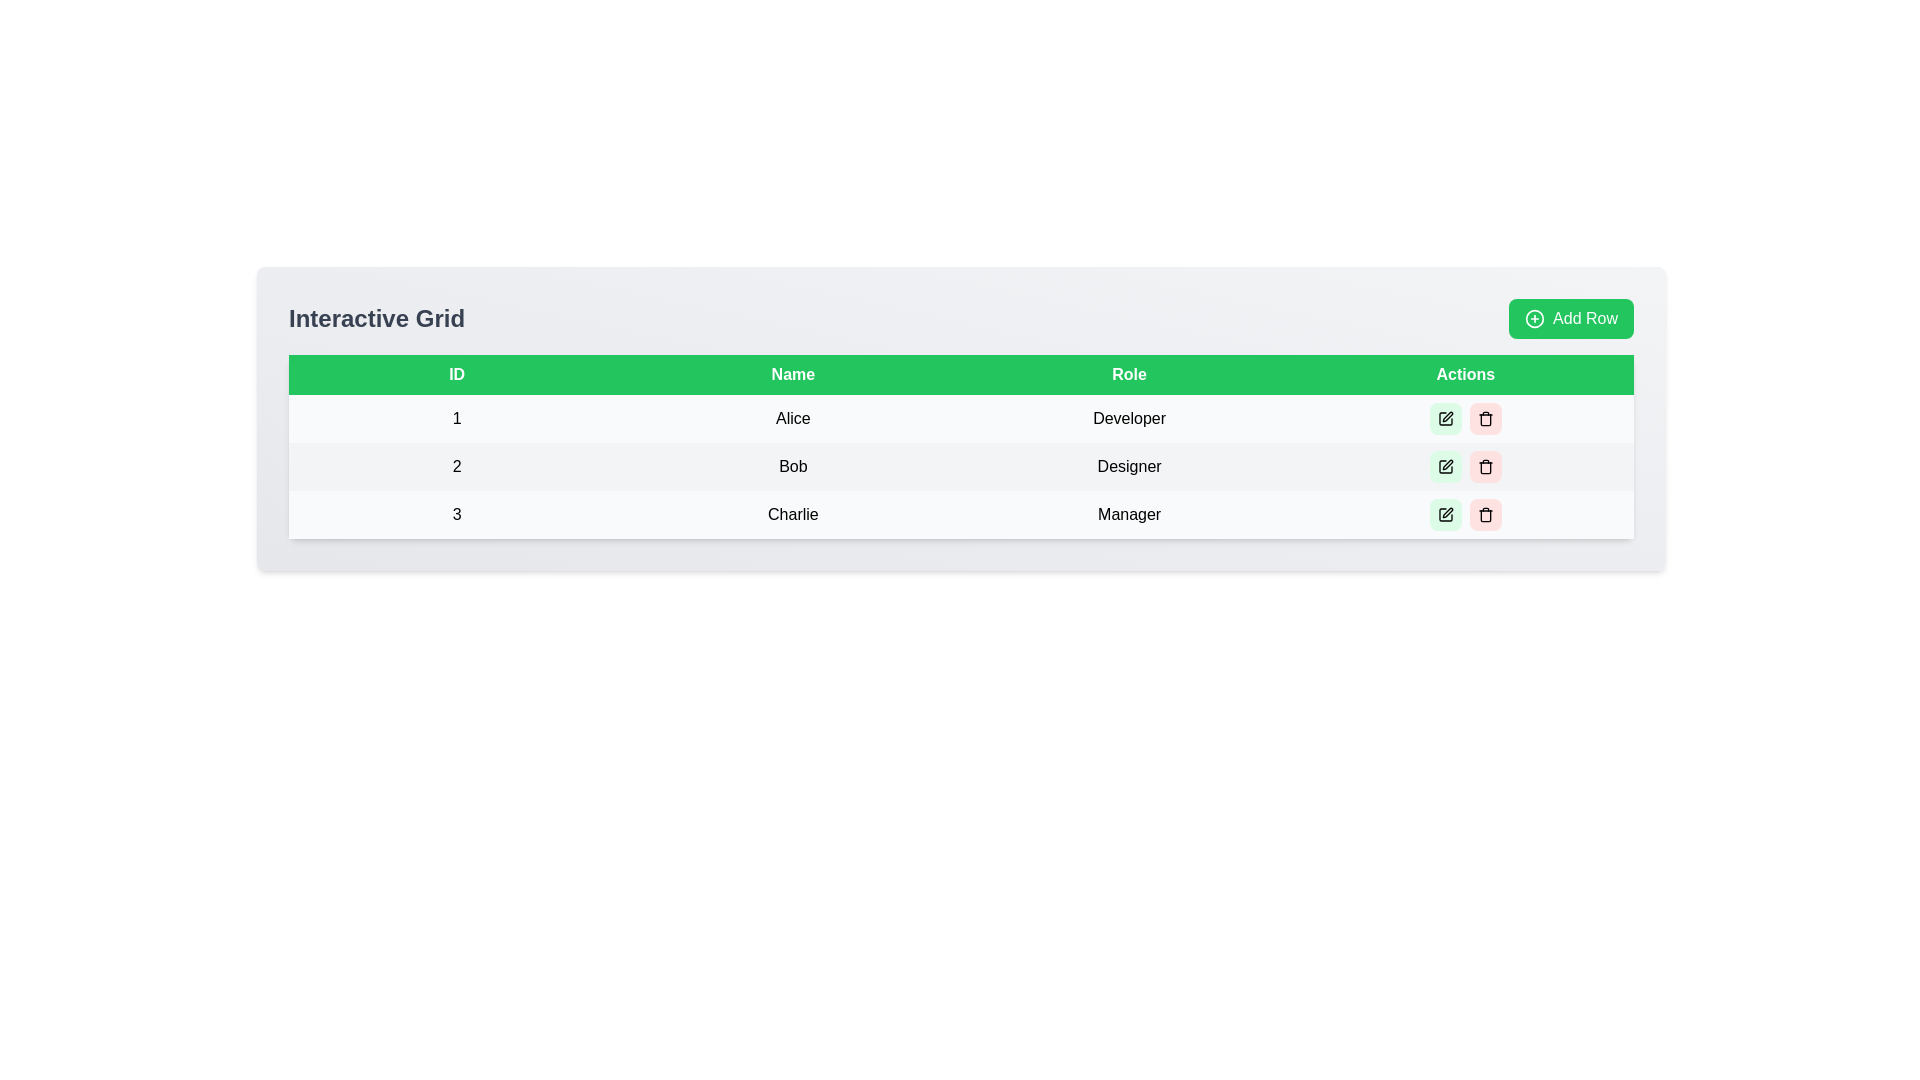  Describe the element at coordinates (1129, 466) in the screenshot. I see `the static text label indicating the role associated with the entry 'Bob' in the second row of the table under the 'Role' column` at that location.